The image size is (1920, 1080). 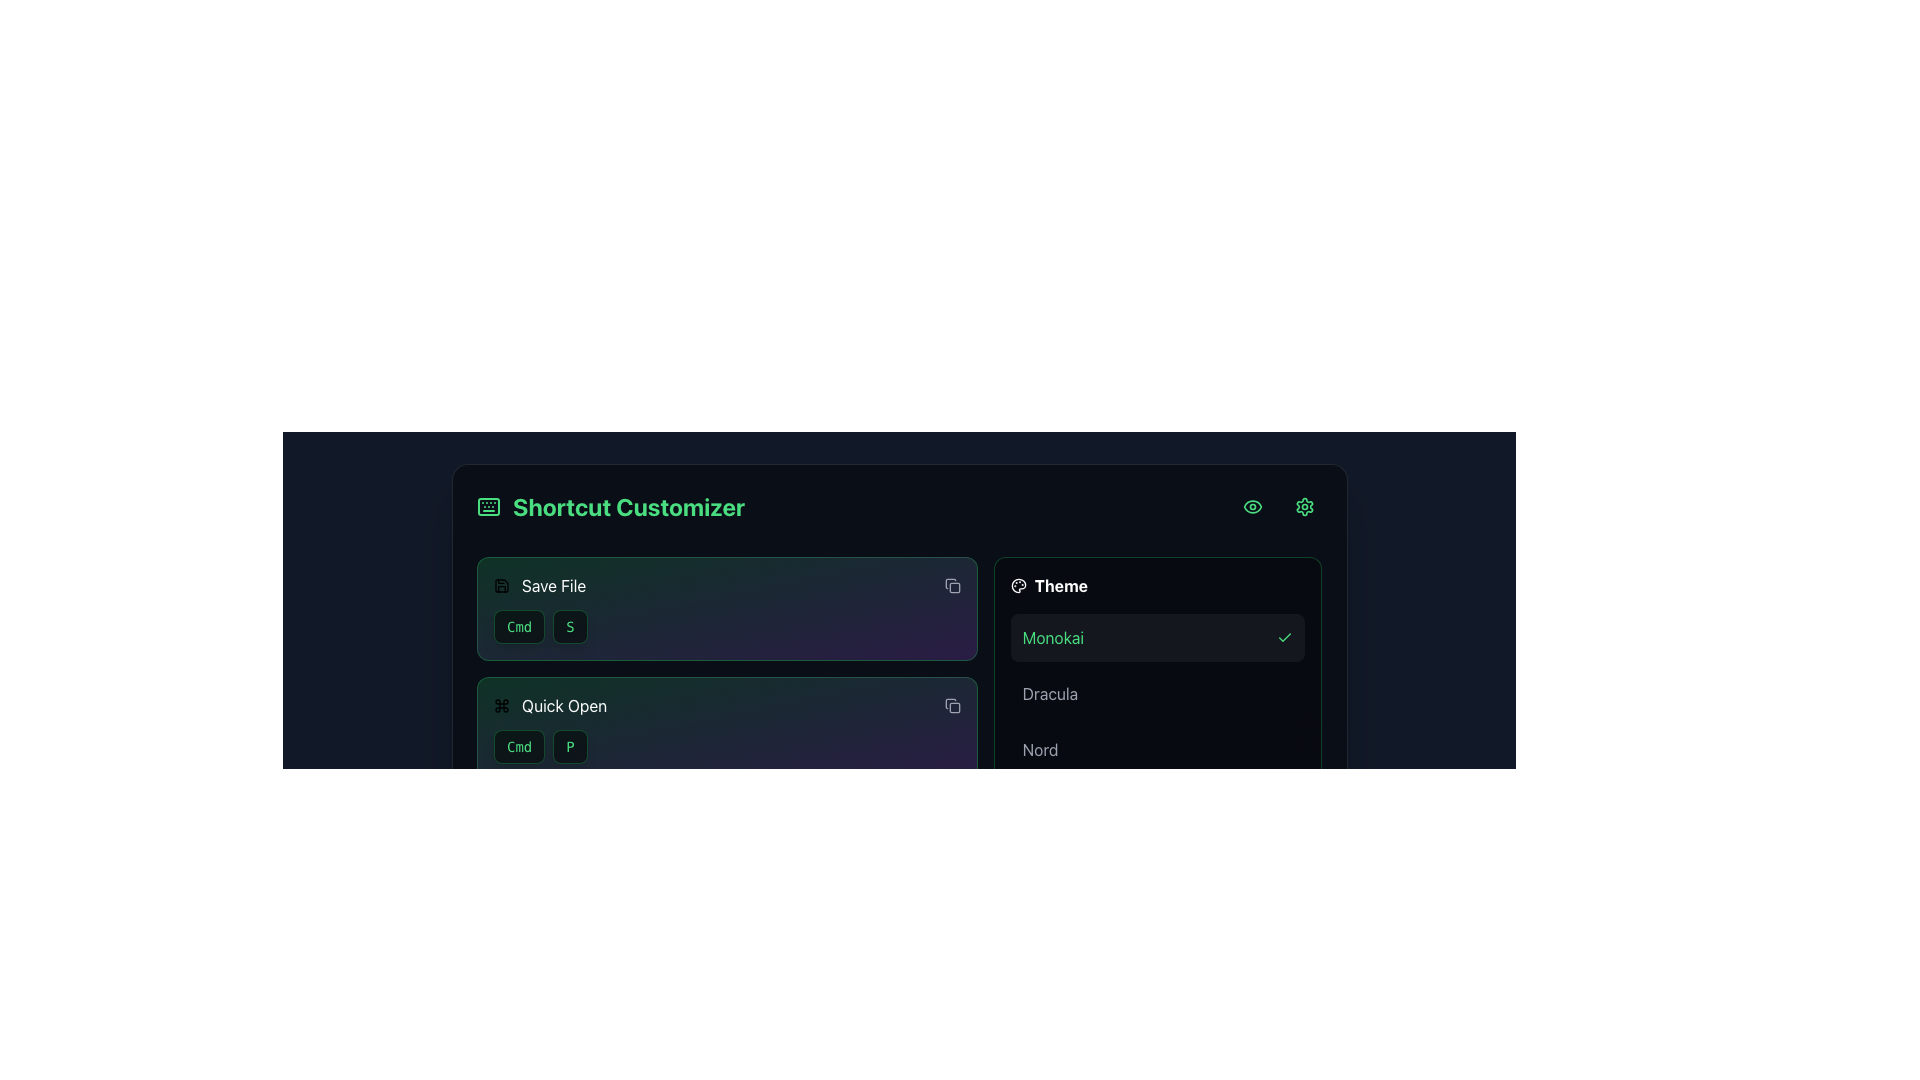 I want to click on the text label 'Dracula' in the theme selection section, so click(x=1049, y=693).